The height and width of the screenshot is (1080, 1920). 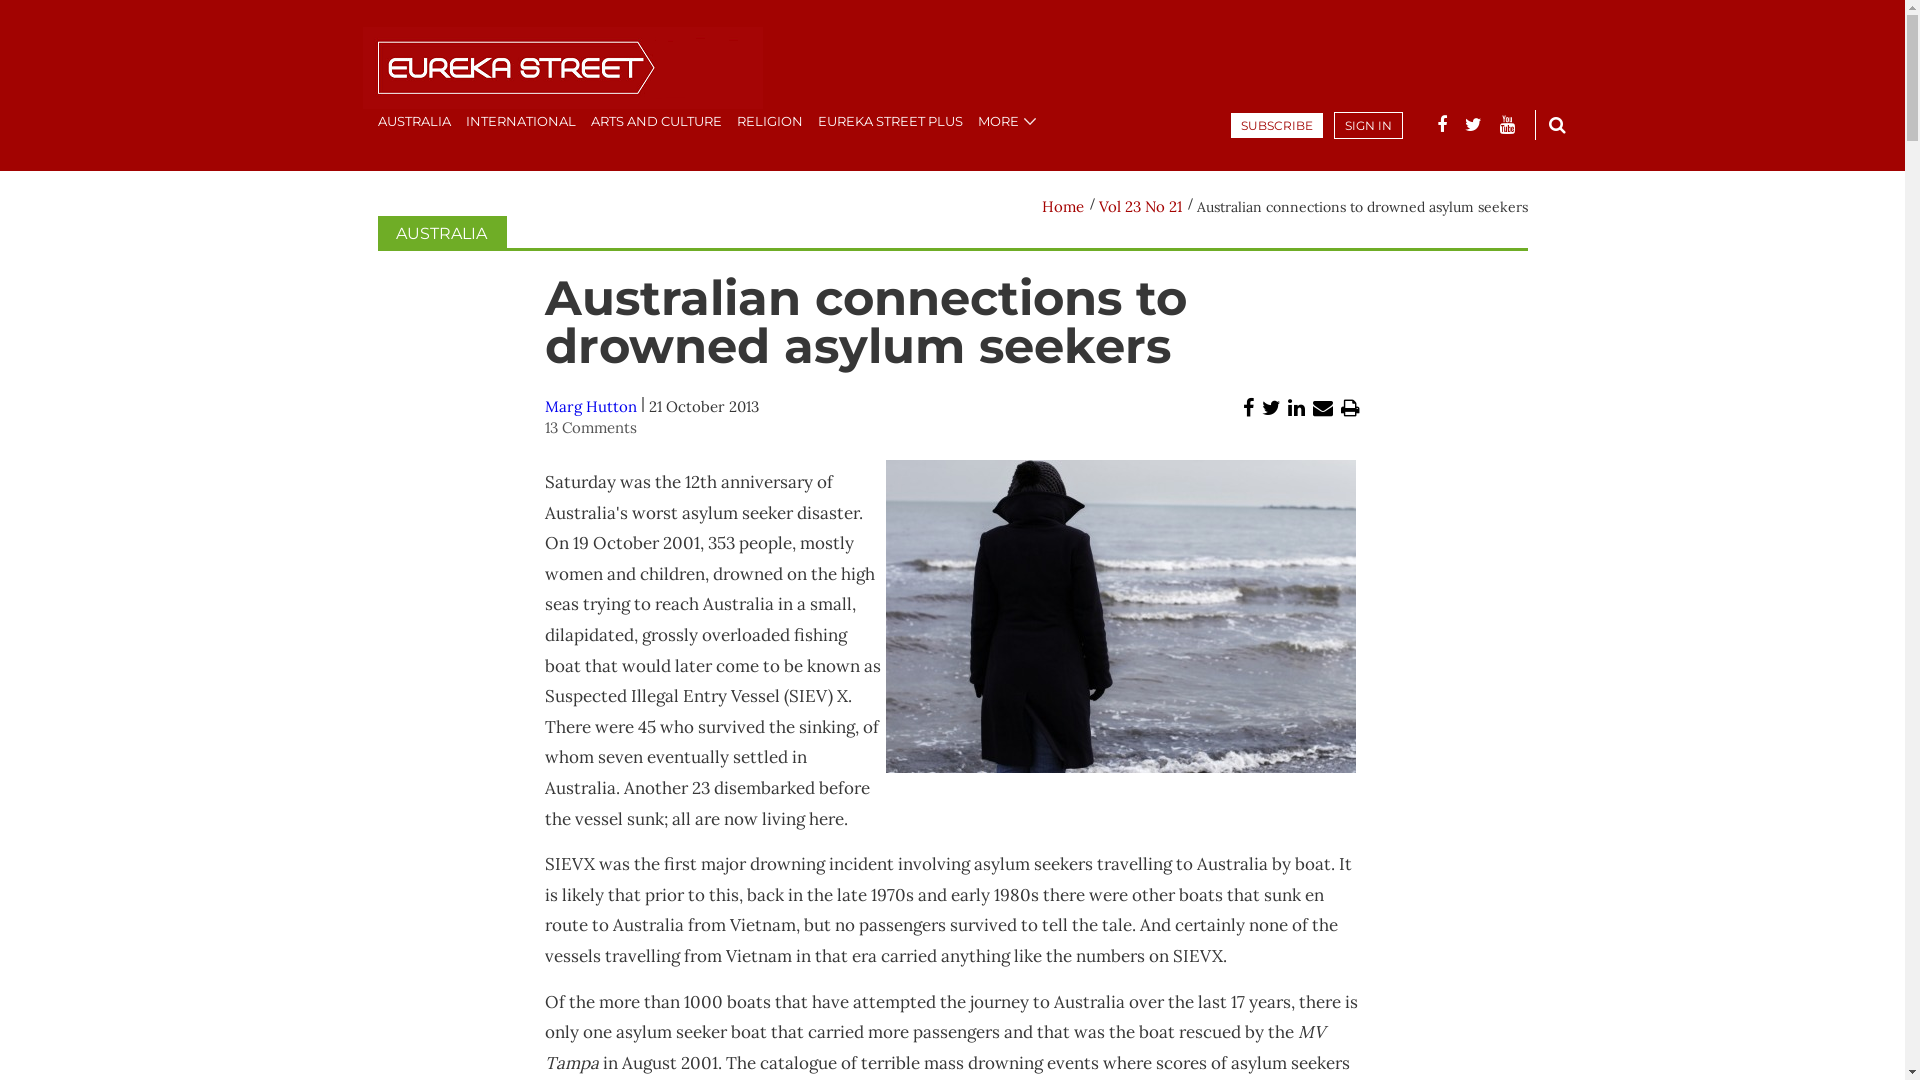 I want to click on 'Print', so click(x=1340, y=407).